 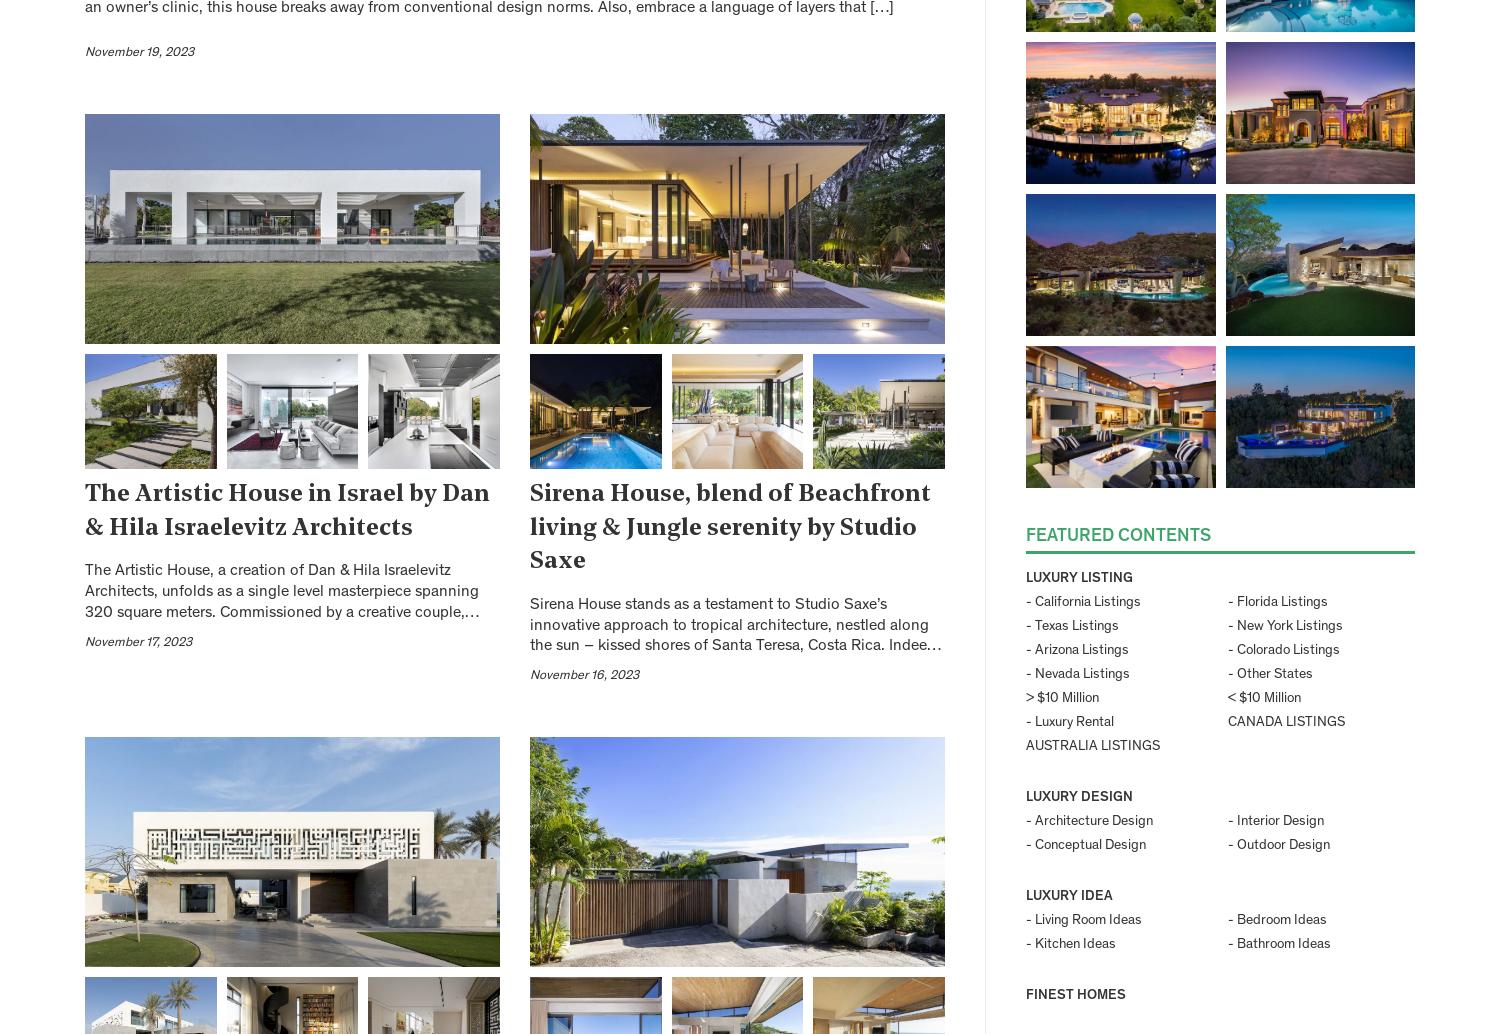 I want to click on '- Conceptual Design', so click(x=1085, y=843).